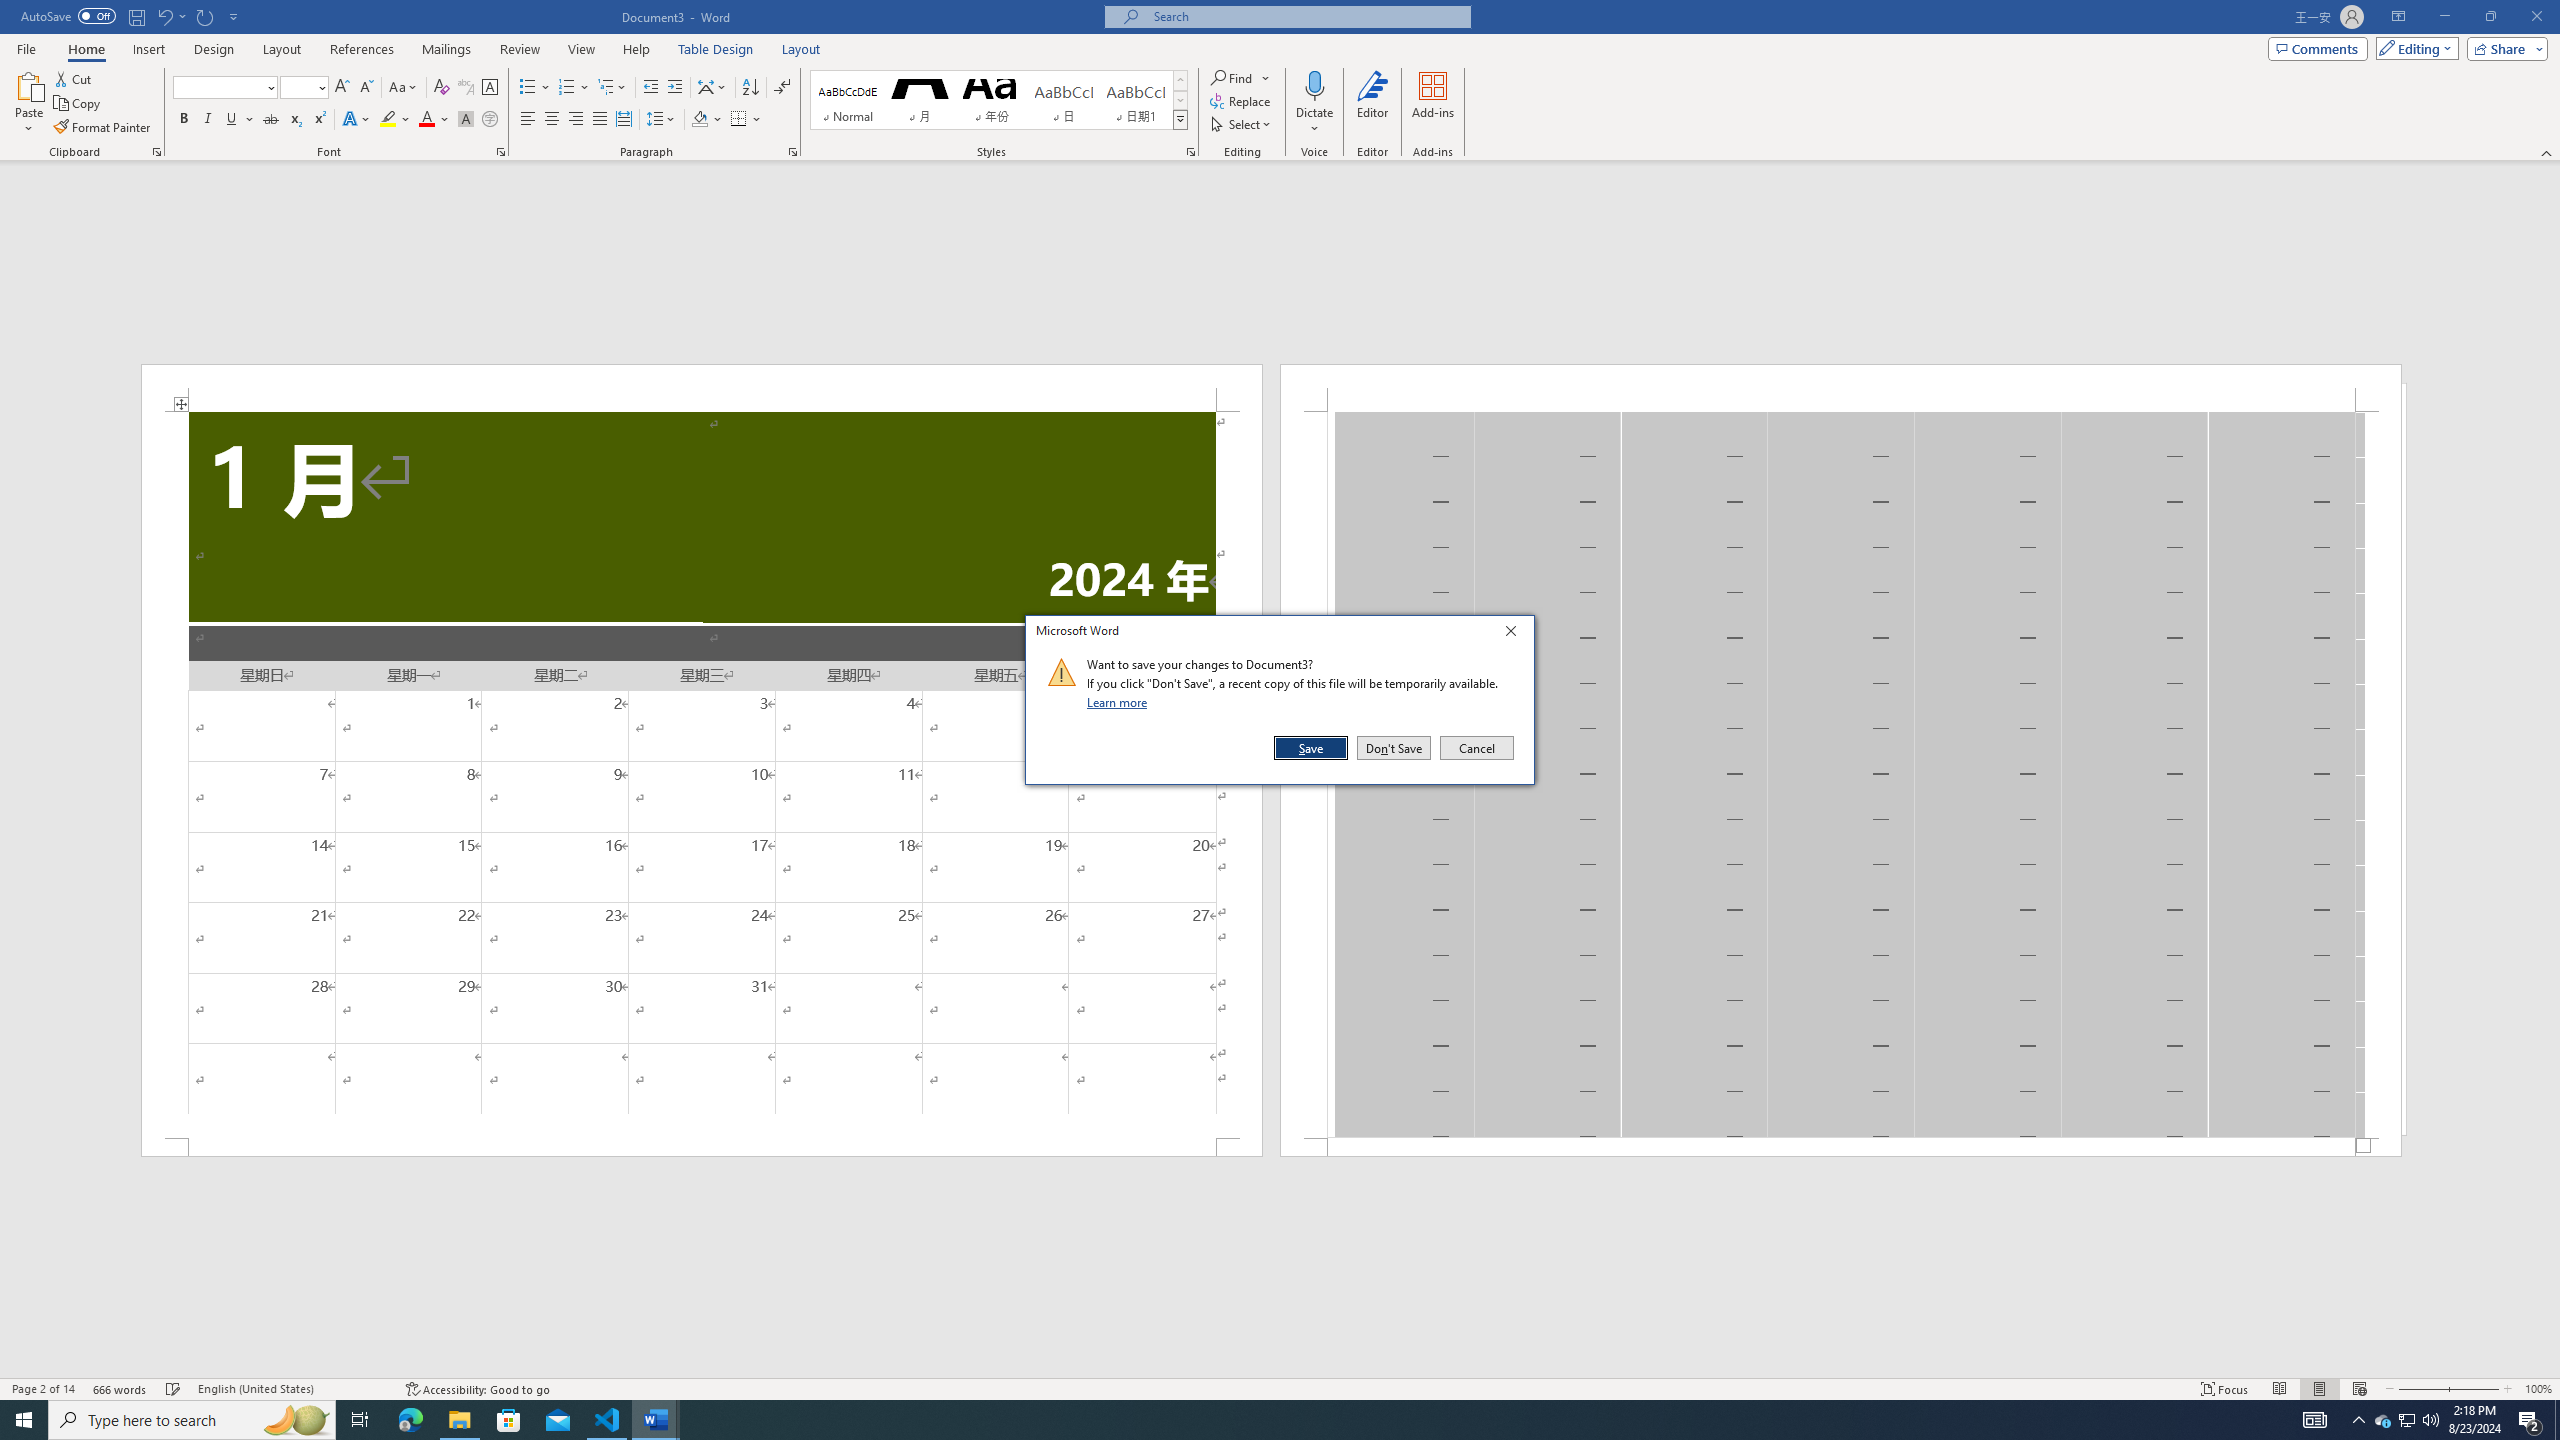  What do you see at coordinates (24, 1418) in the screenshot?
I see `'Start'` at bounding box center [24, 1418].